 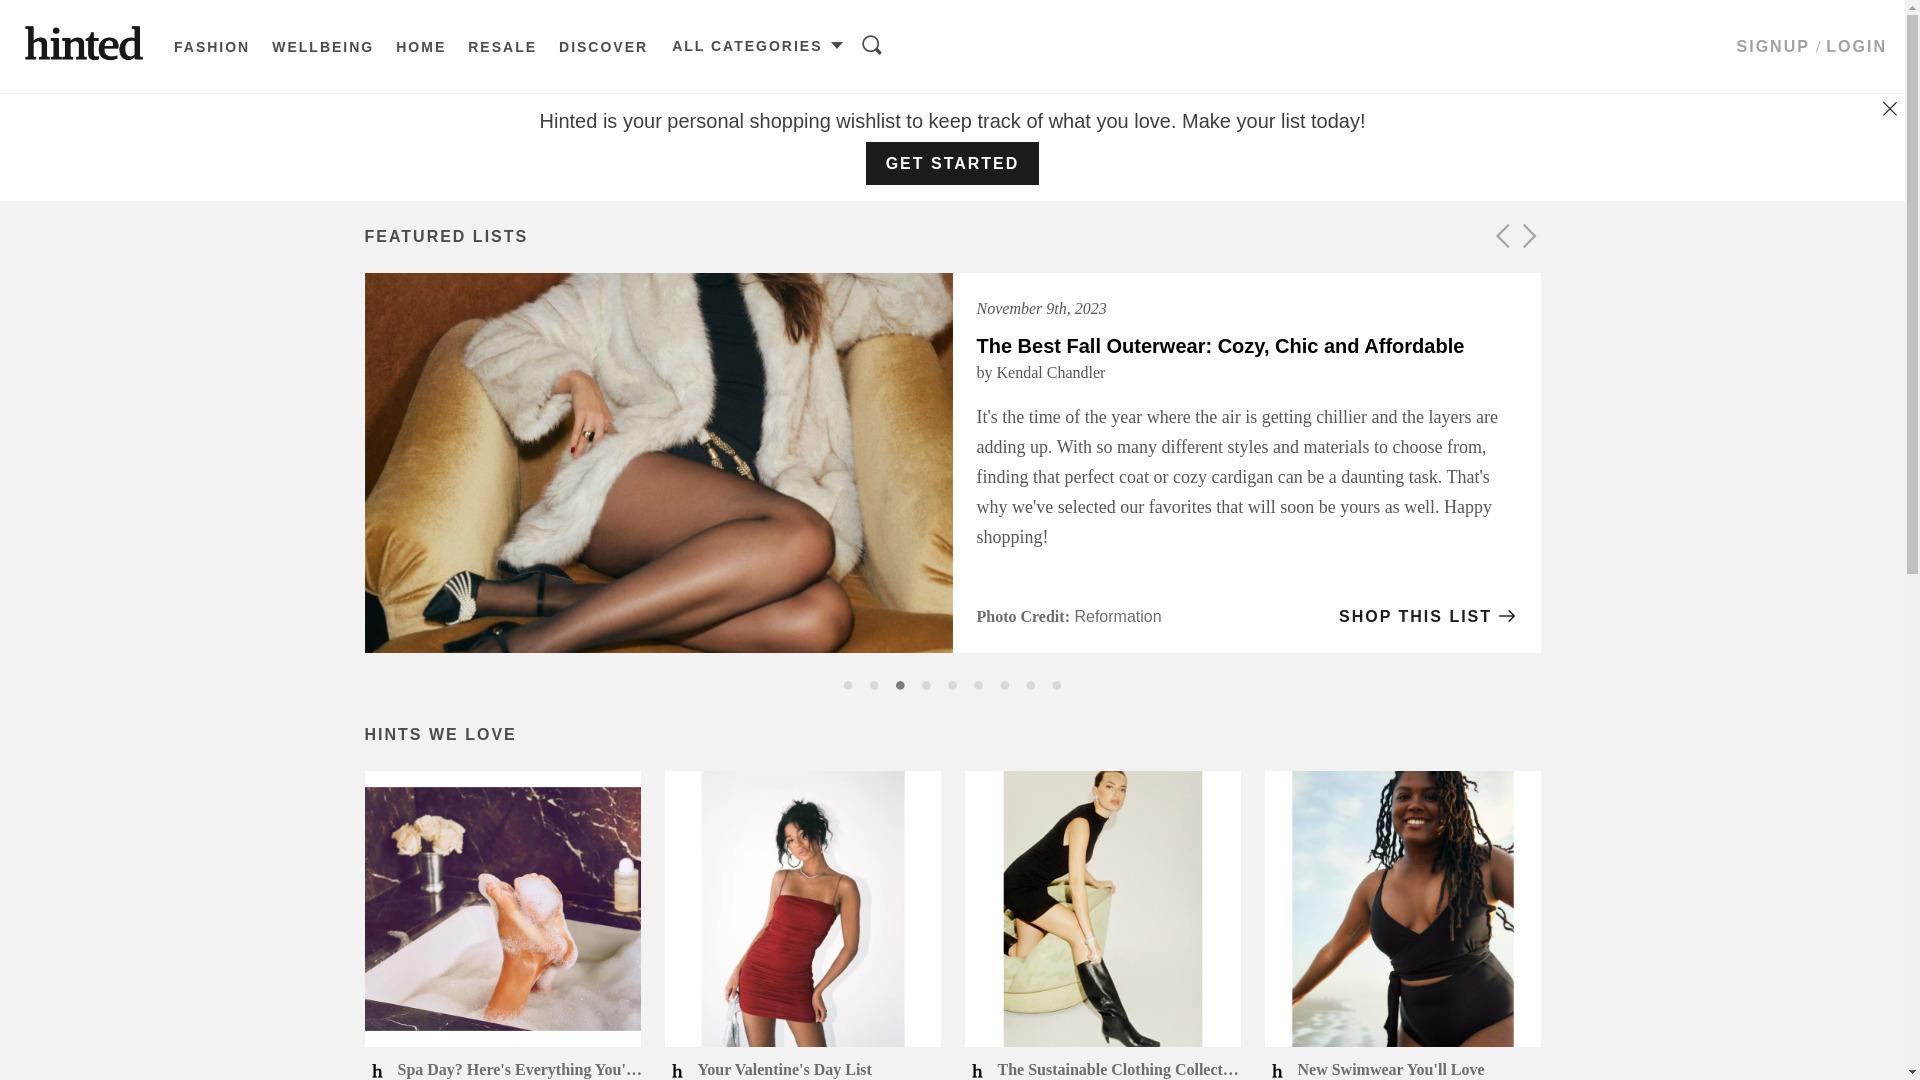 I want to click on 'RESALE', so click(x=502, y=46).